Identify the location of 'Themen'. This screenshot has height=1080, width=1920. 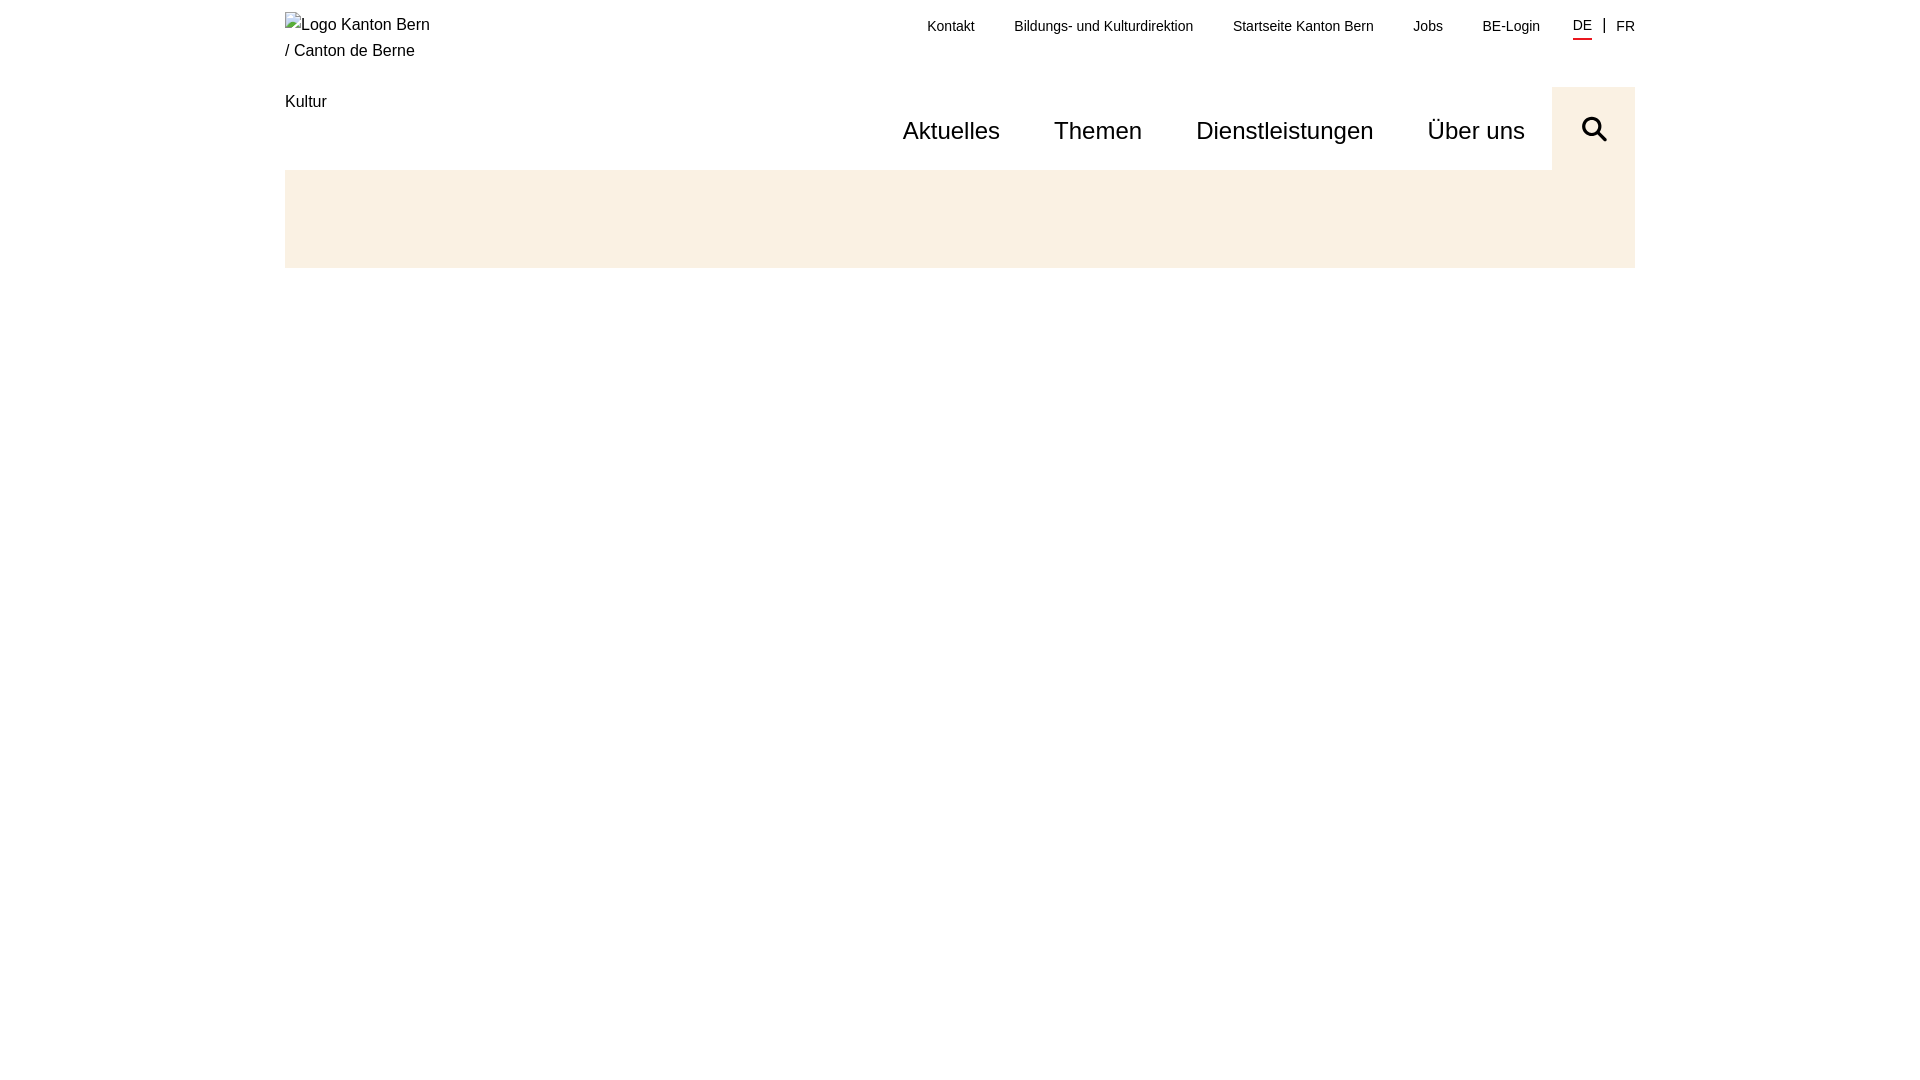
(1027, 128).